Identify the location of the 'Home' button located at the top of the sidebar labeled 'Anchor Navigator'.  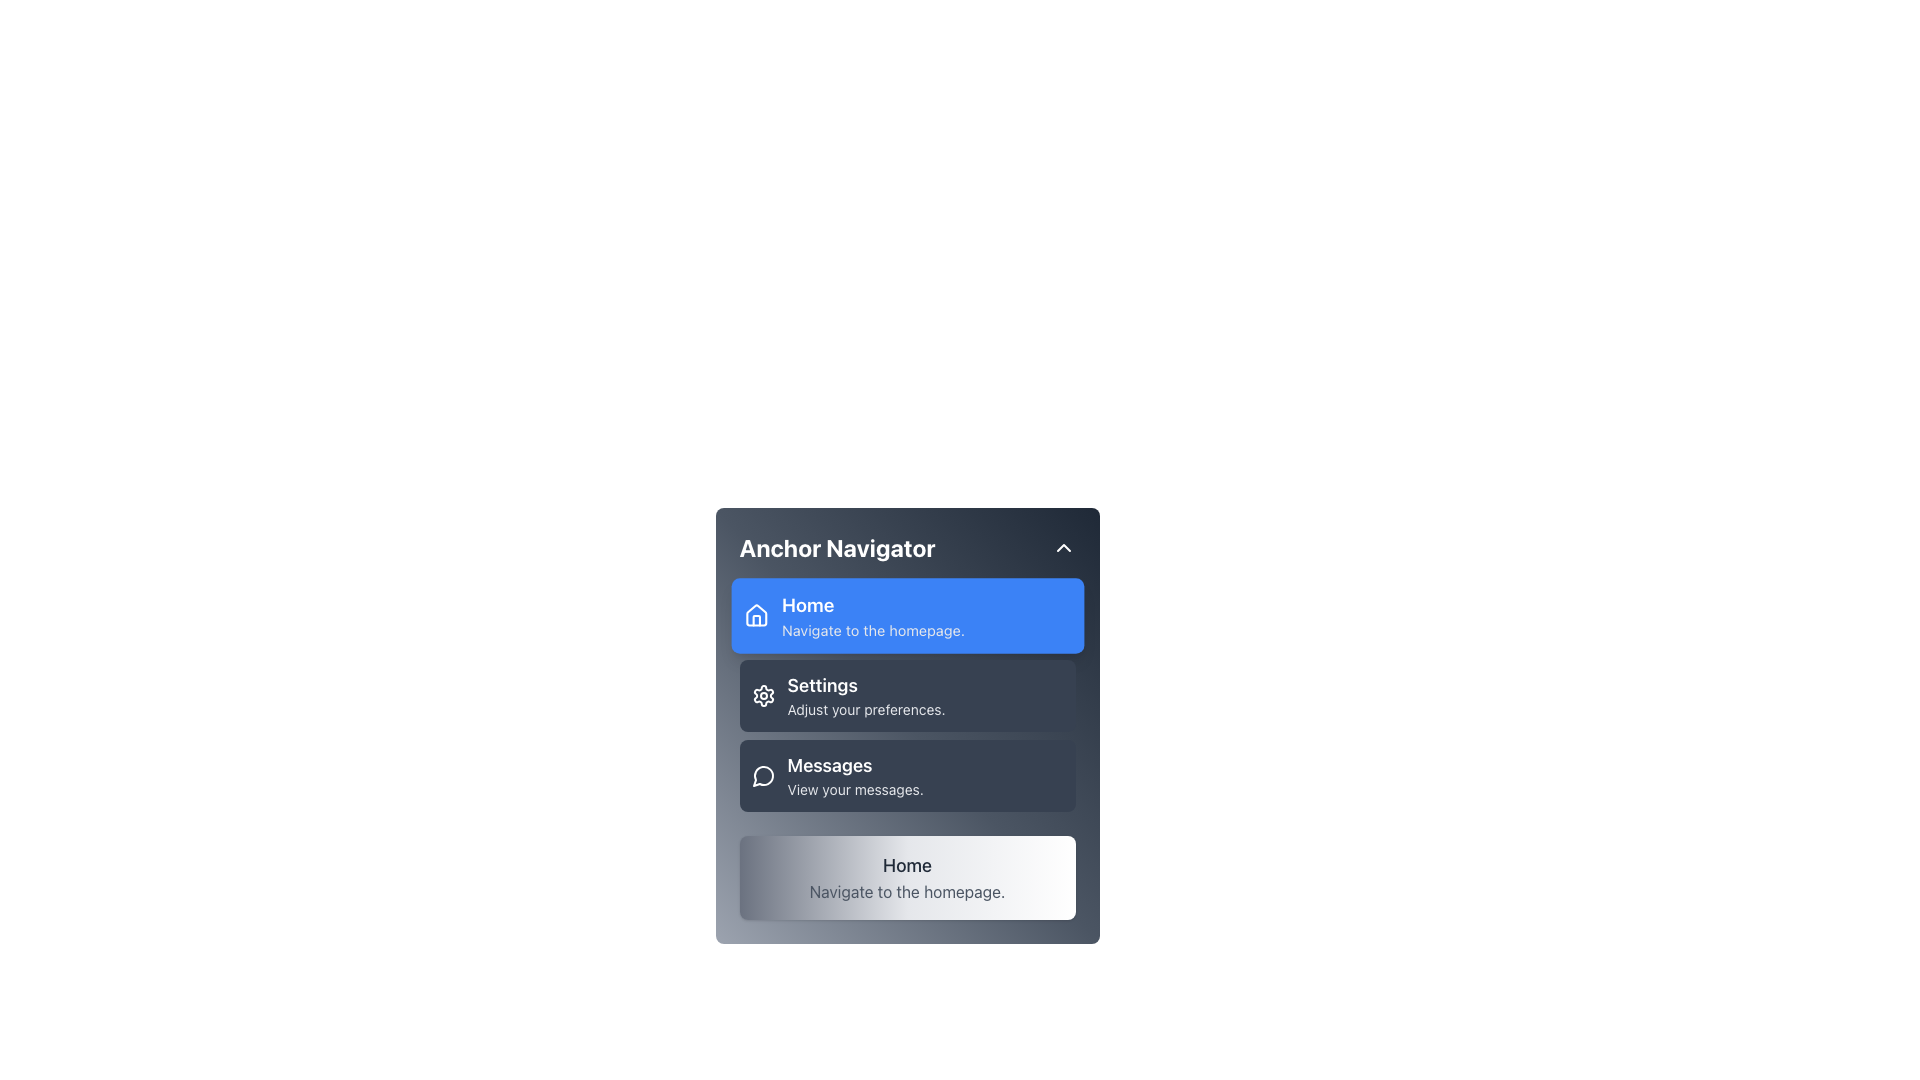
(906, 615).